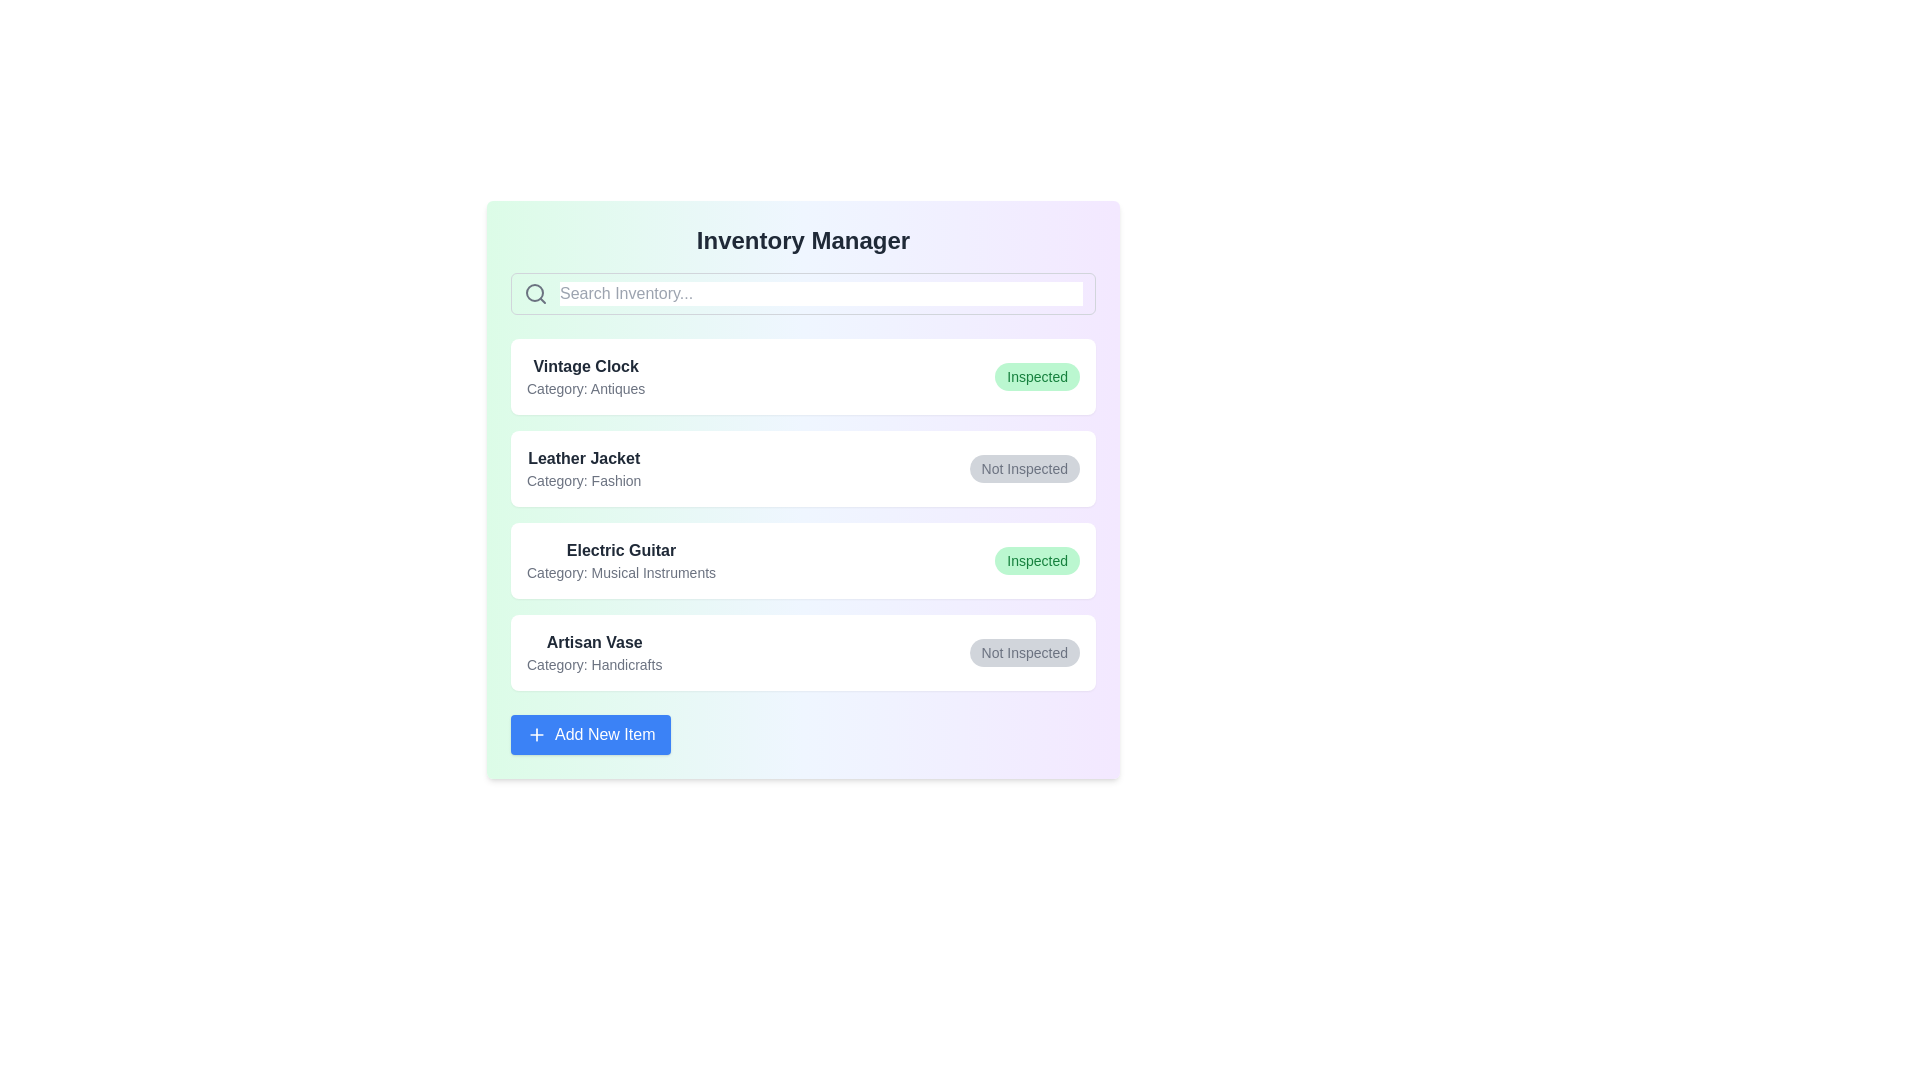 The height and width of the screenshot is (1080, 1920). Describe the element at coordinates (803, 377) in the screenshot. I see `the item Vintage Clock to explore its hover effects` at that location.